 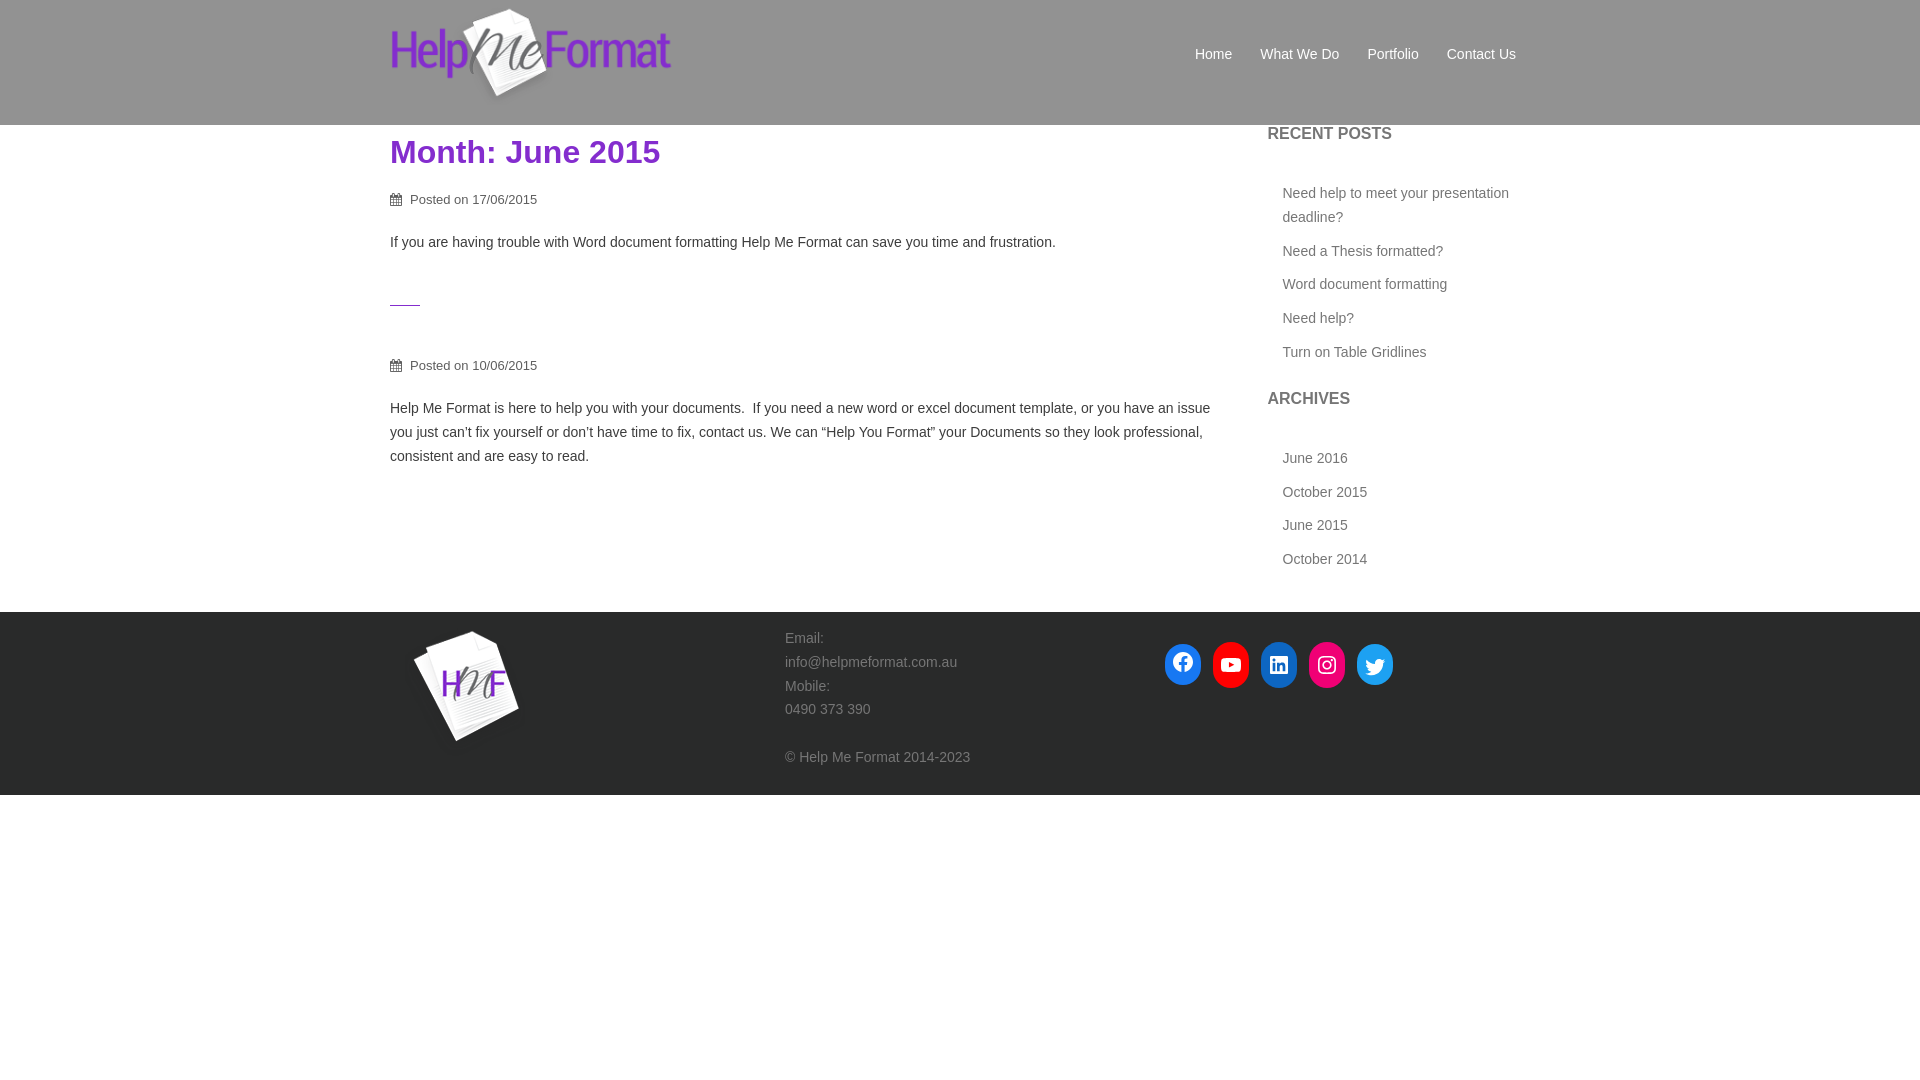 What do you see at coordinates (1357, 667) in the screenshot?
I see `'Twitter'` at bounding box center [1357, 667].